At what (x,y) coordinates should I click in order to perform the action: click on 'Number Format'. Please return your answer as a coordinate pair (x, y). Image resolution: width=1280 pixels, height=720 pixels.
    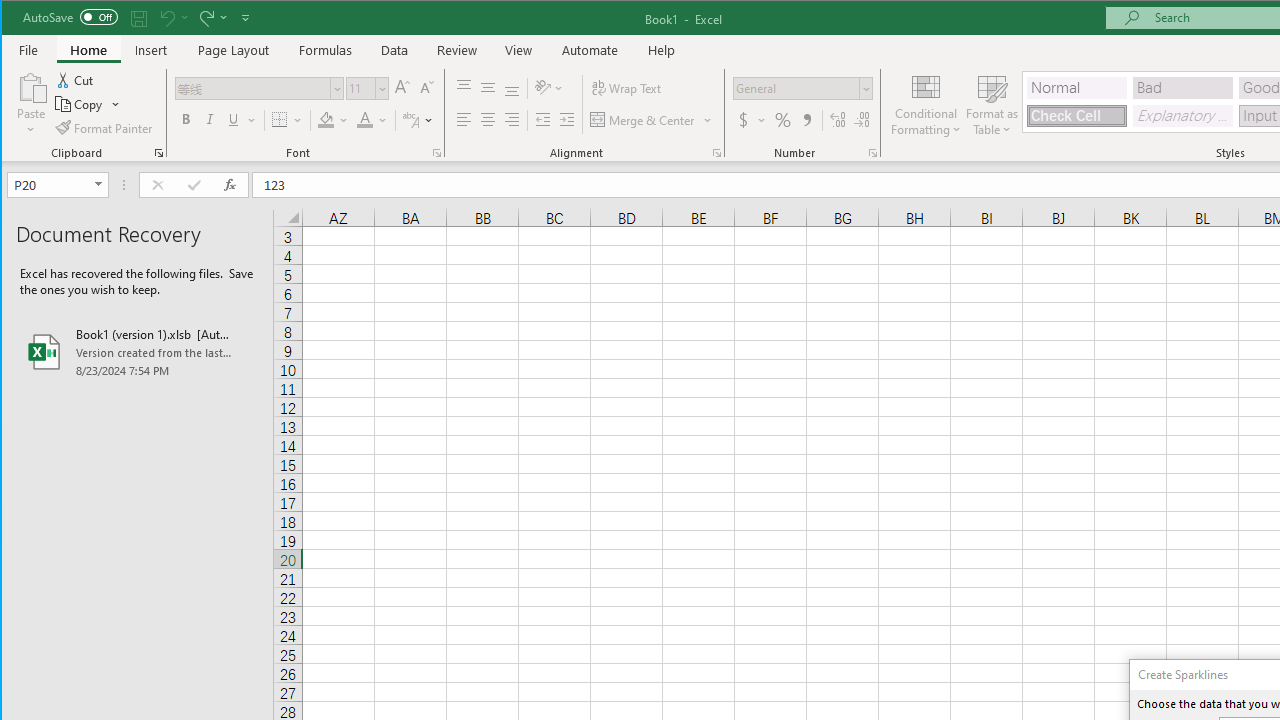
    Looking at the image, I should click on (795, 87).